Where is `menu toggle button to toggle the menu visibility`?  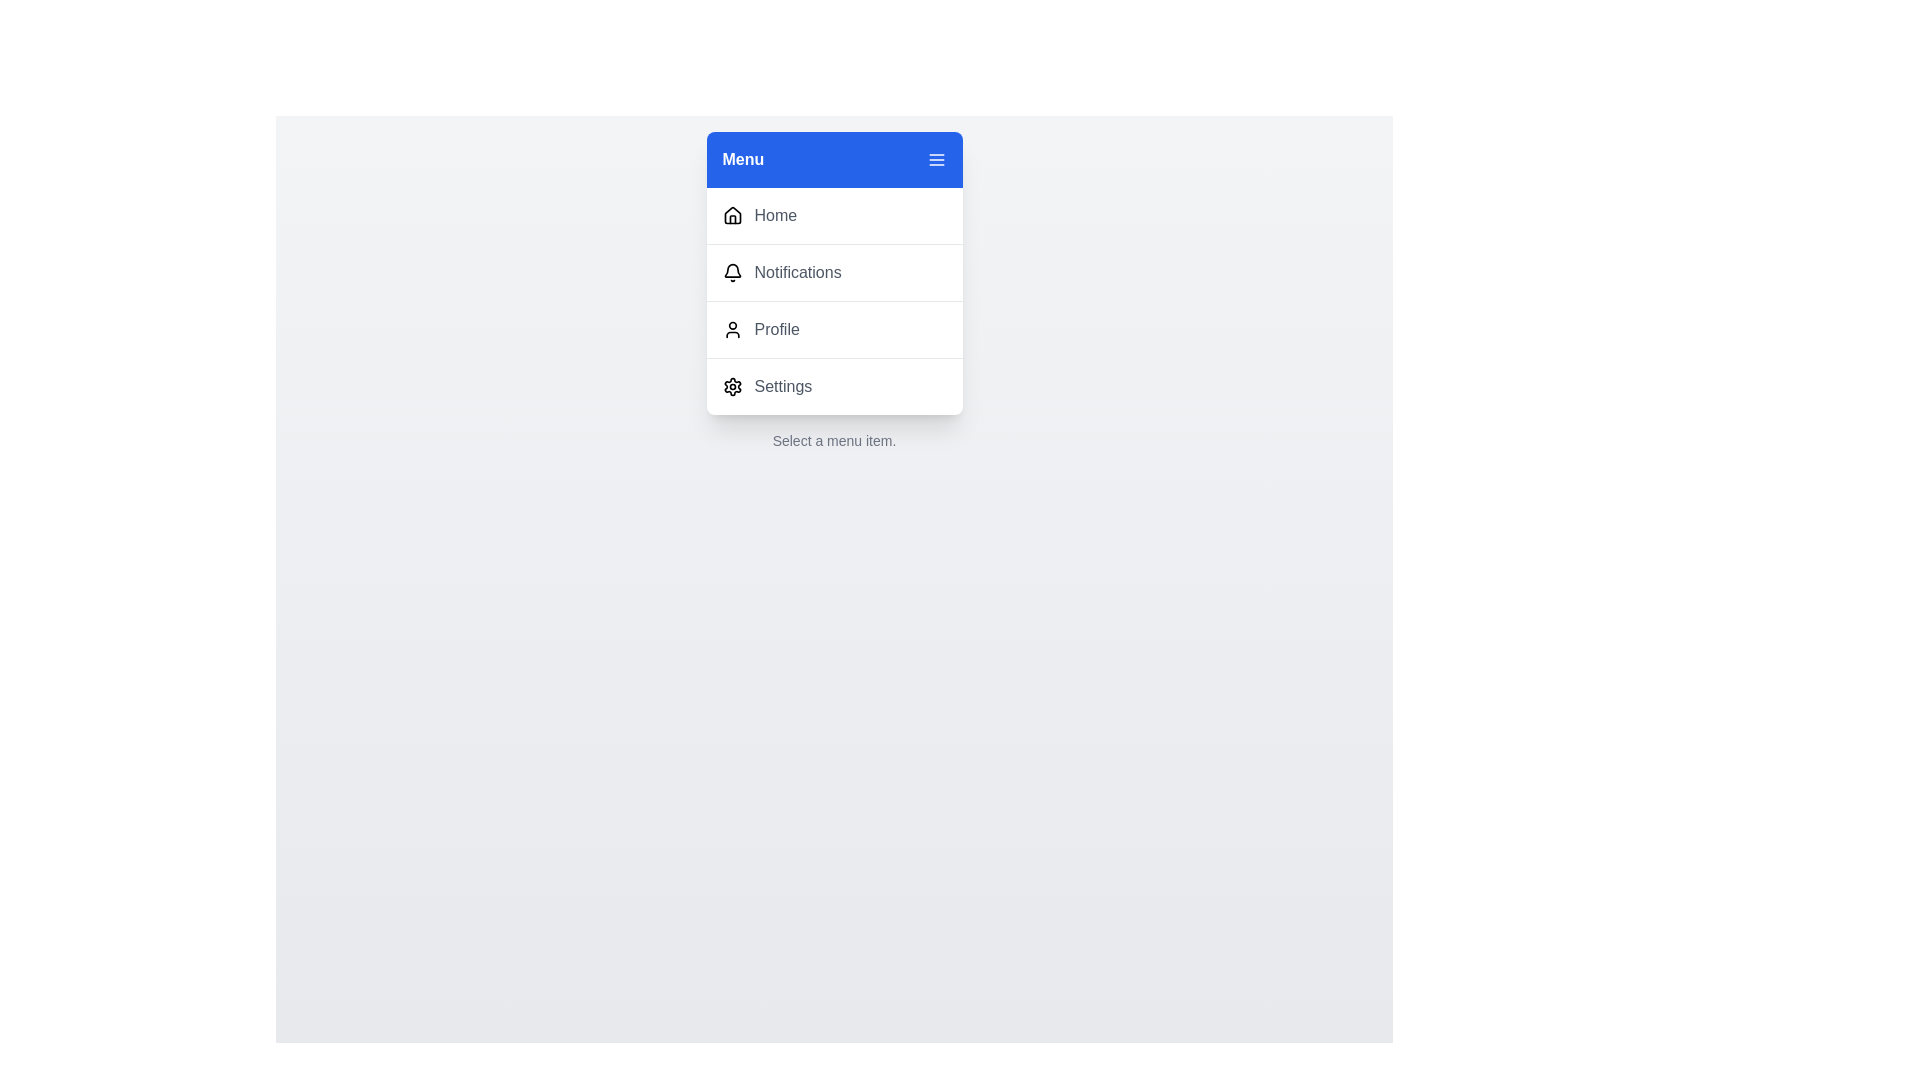
menu toggle button to toggle the menu visibility is located at coordinates (935, 158).